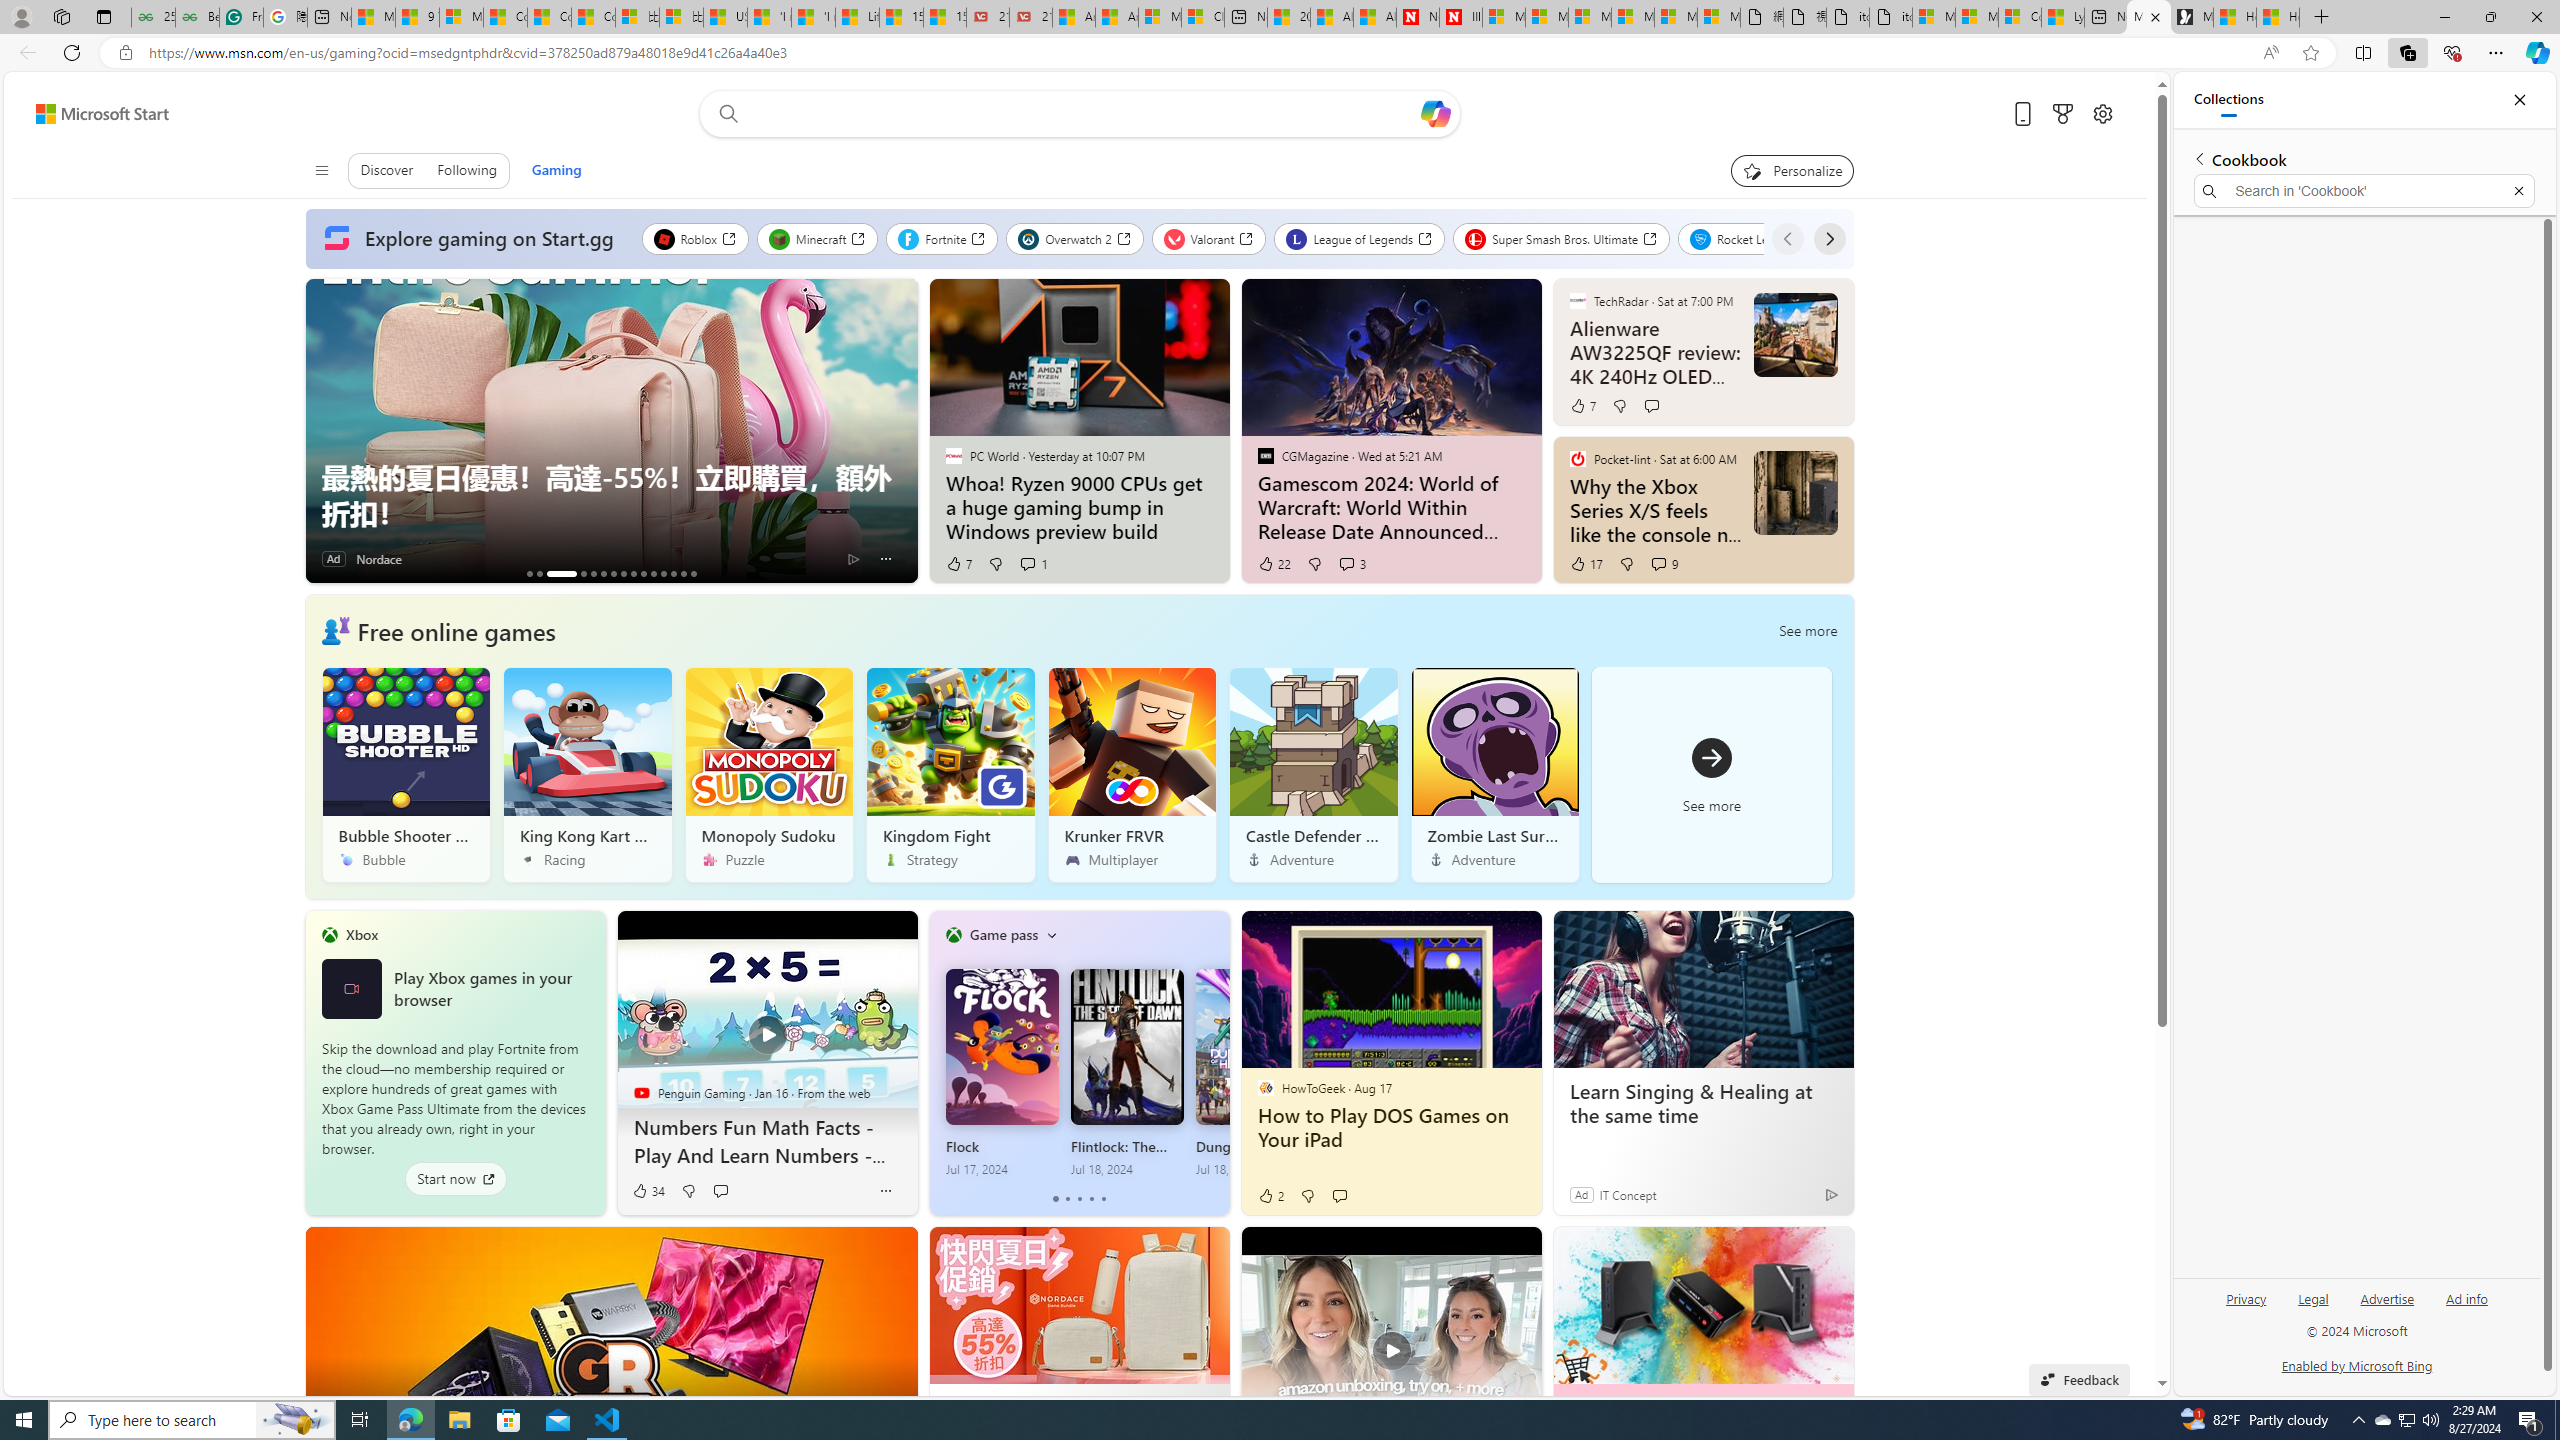 The image size is (2560, 1440). I want to click on 'tab-2', so click(1079, 1198).